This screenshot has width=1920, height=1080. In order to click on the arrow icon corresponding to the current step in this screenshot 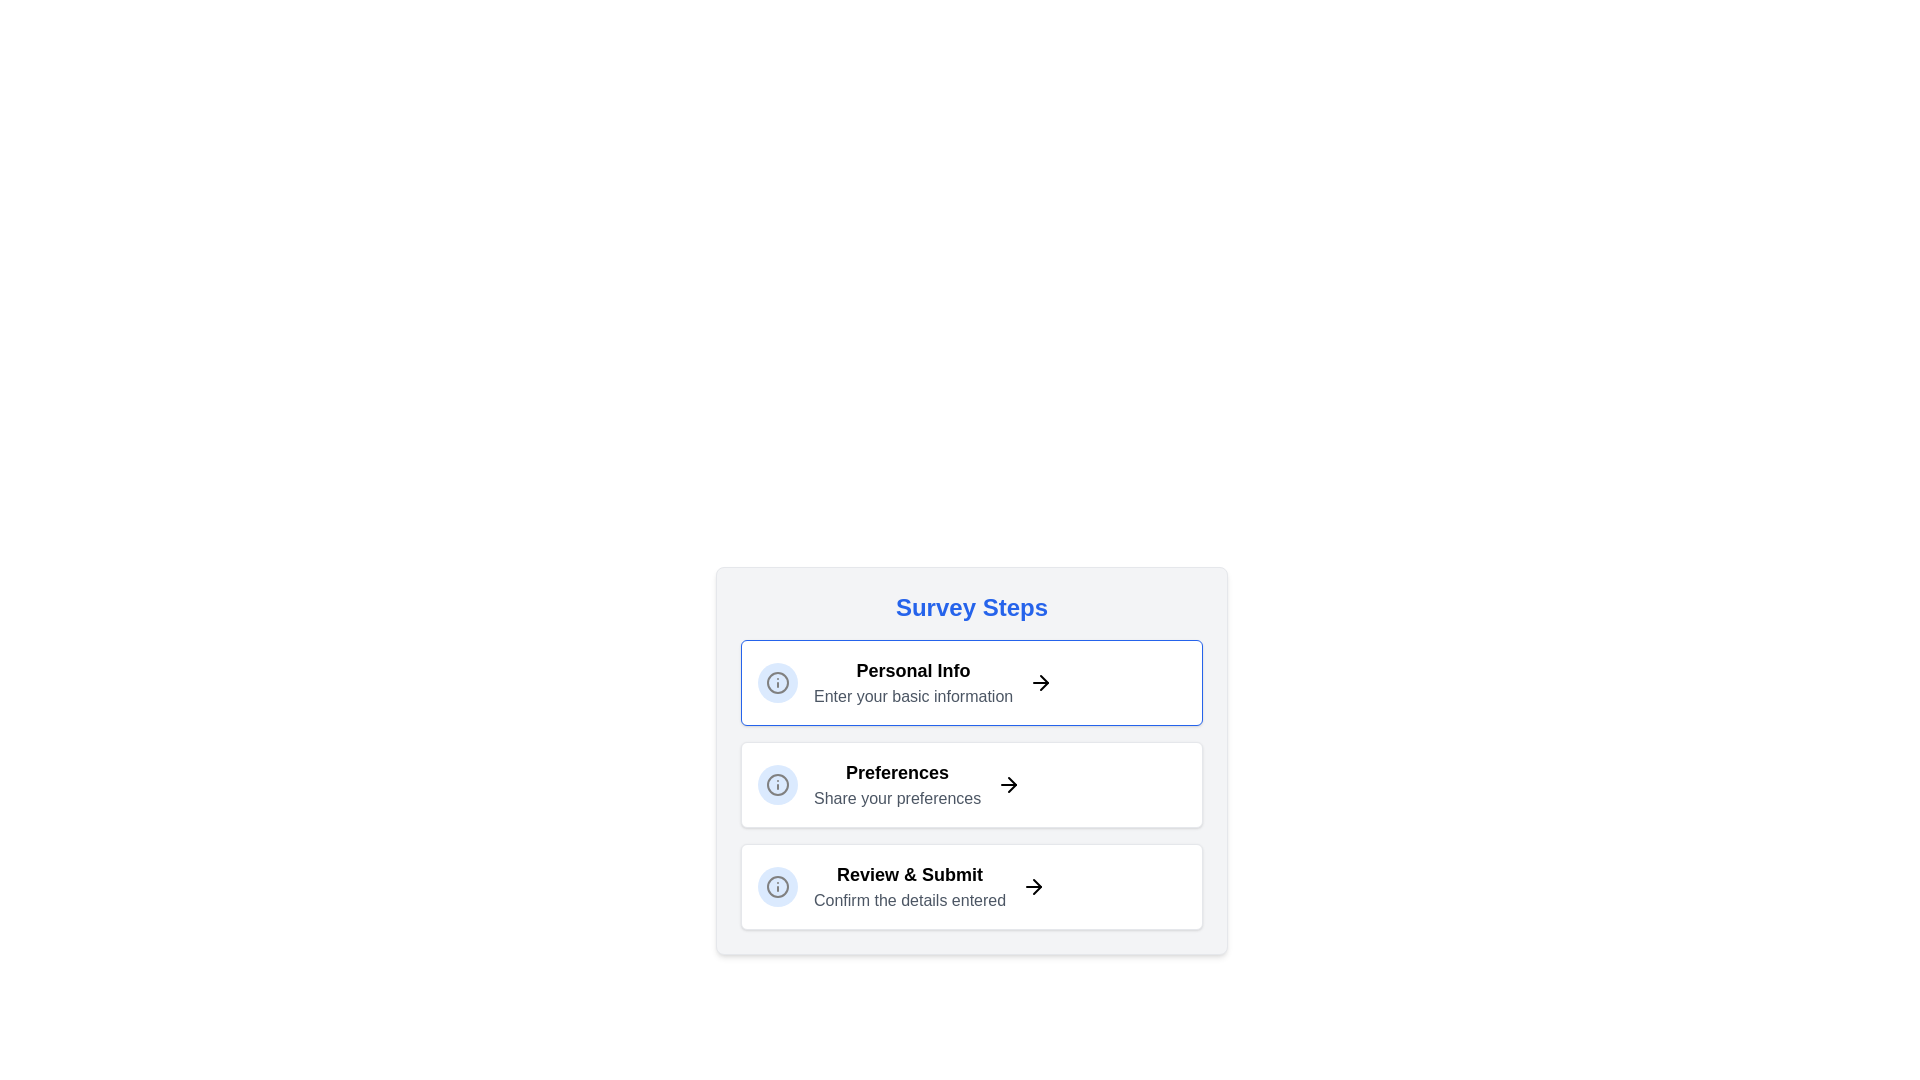, I will do `click(1040, 681)`.